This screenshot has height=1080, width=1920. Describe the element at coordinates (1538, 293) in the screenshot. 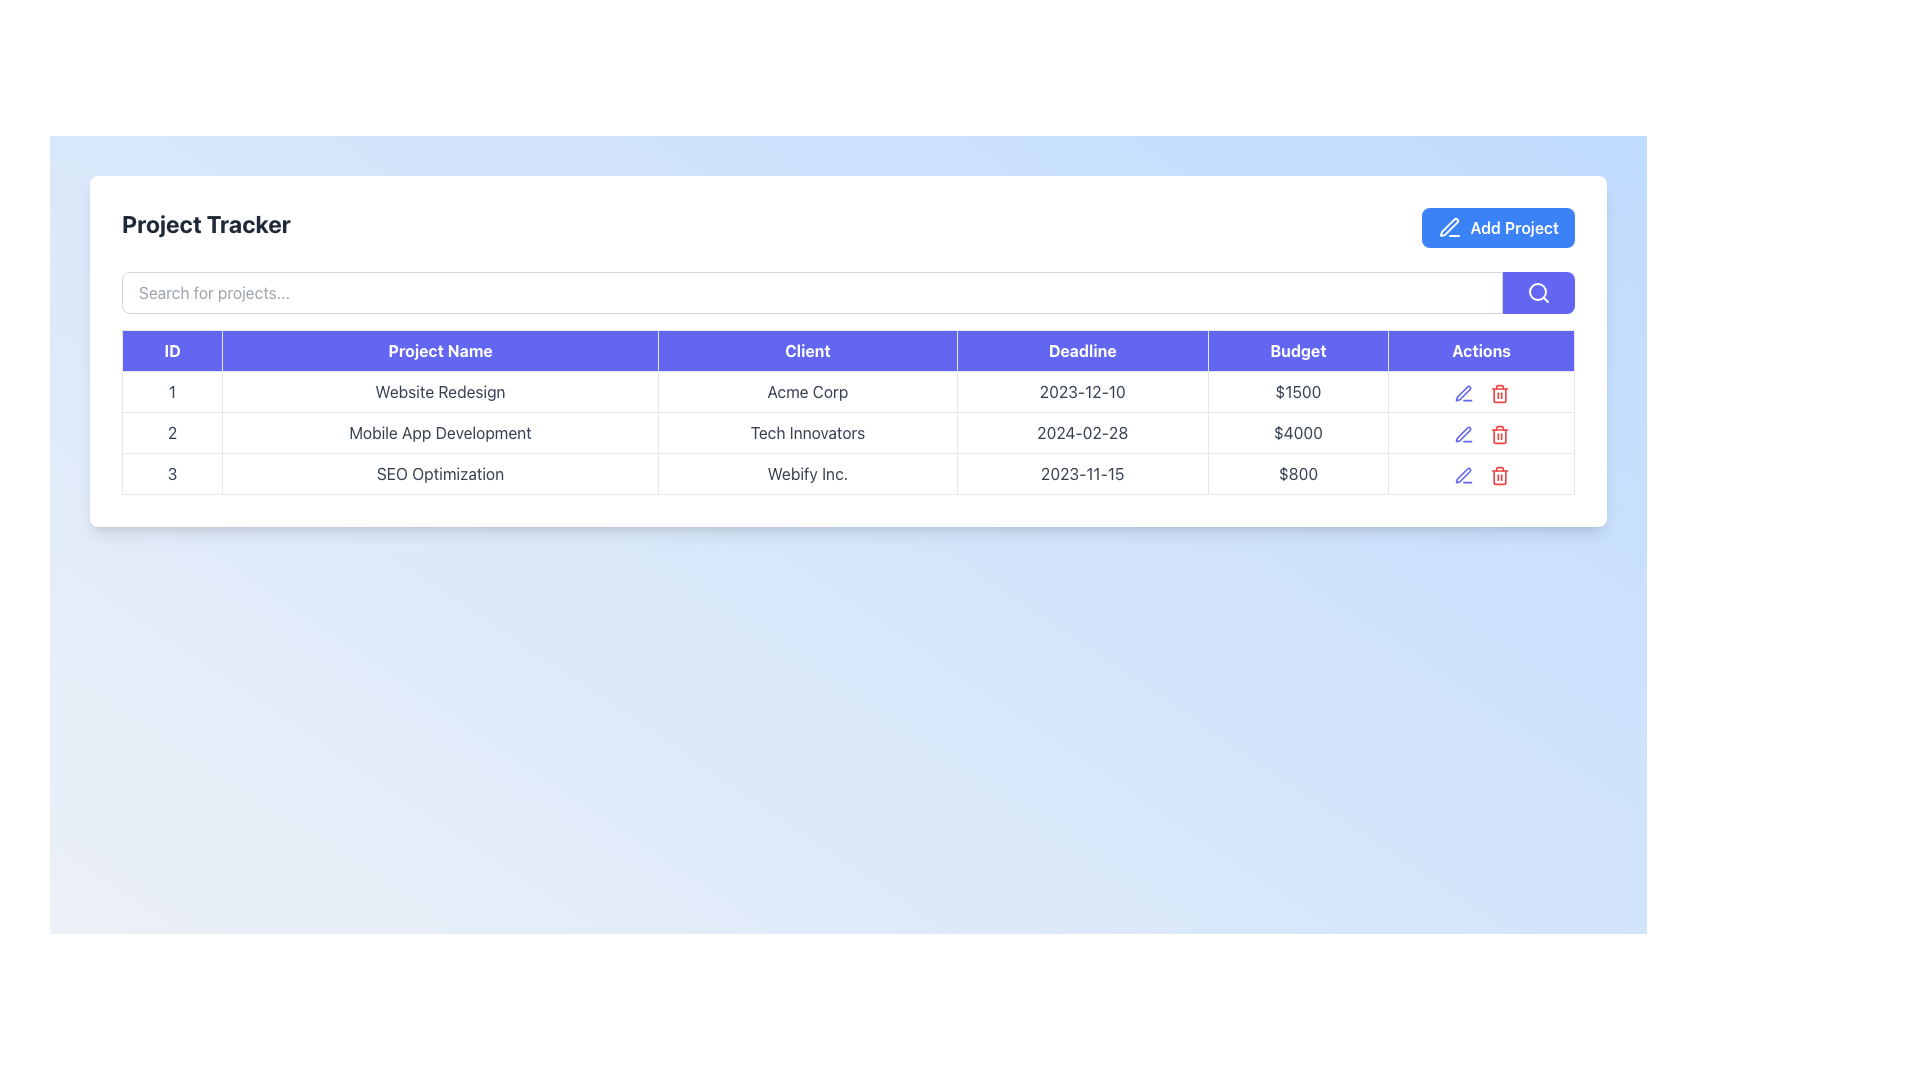

I see `the magnifying glass icon located within the blue button in the top-right corner of the search bar` at that location.